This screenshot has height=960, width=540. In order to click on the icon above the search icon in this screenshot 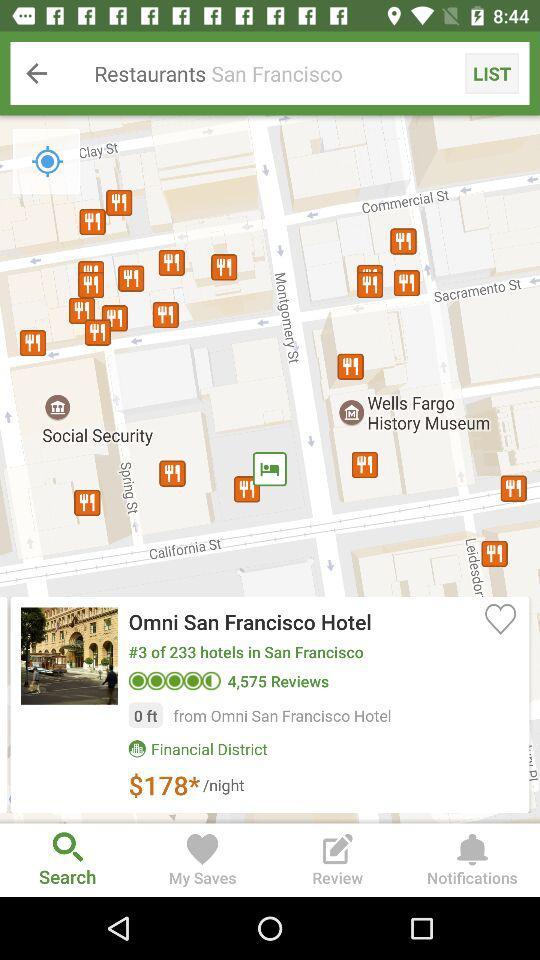, I will do `click(270, 469)`.